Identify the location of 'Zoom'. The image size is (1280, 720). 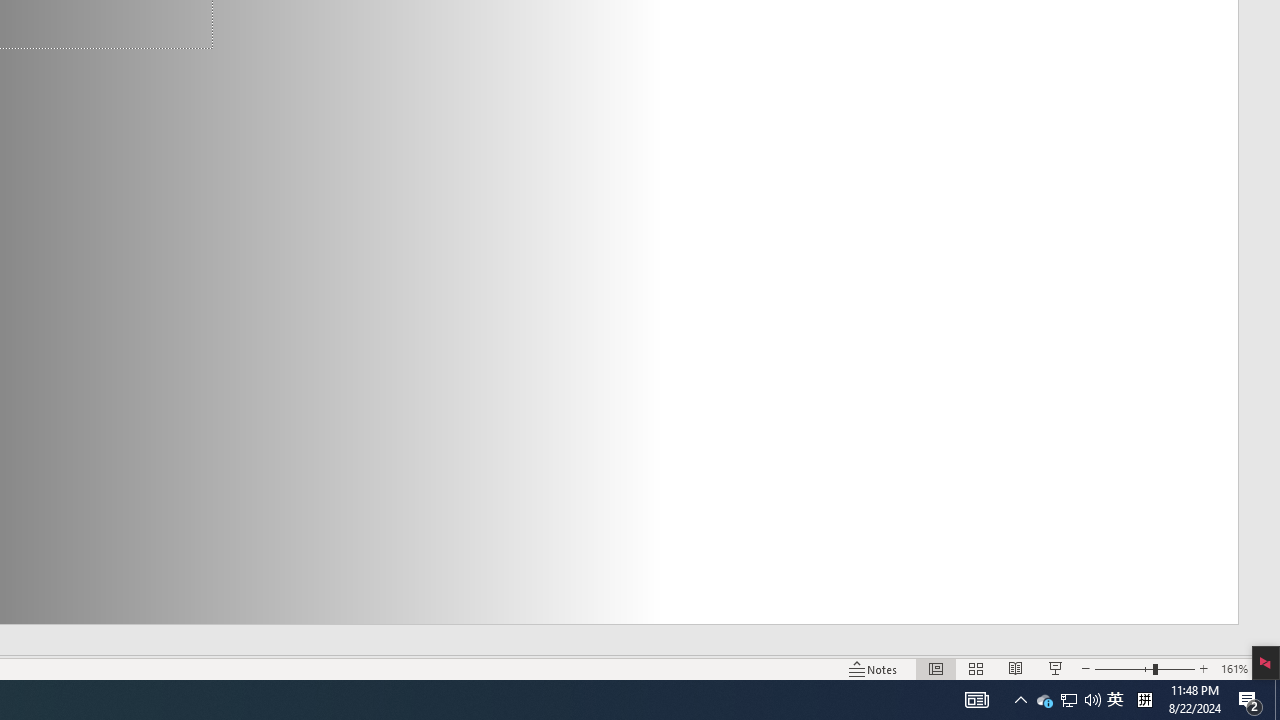
(1144, 669).